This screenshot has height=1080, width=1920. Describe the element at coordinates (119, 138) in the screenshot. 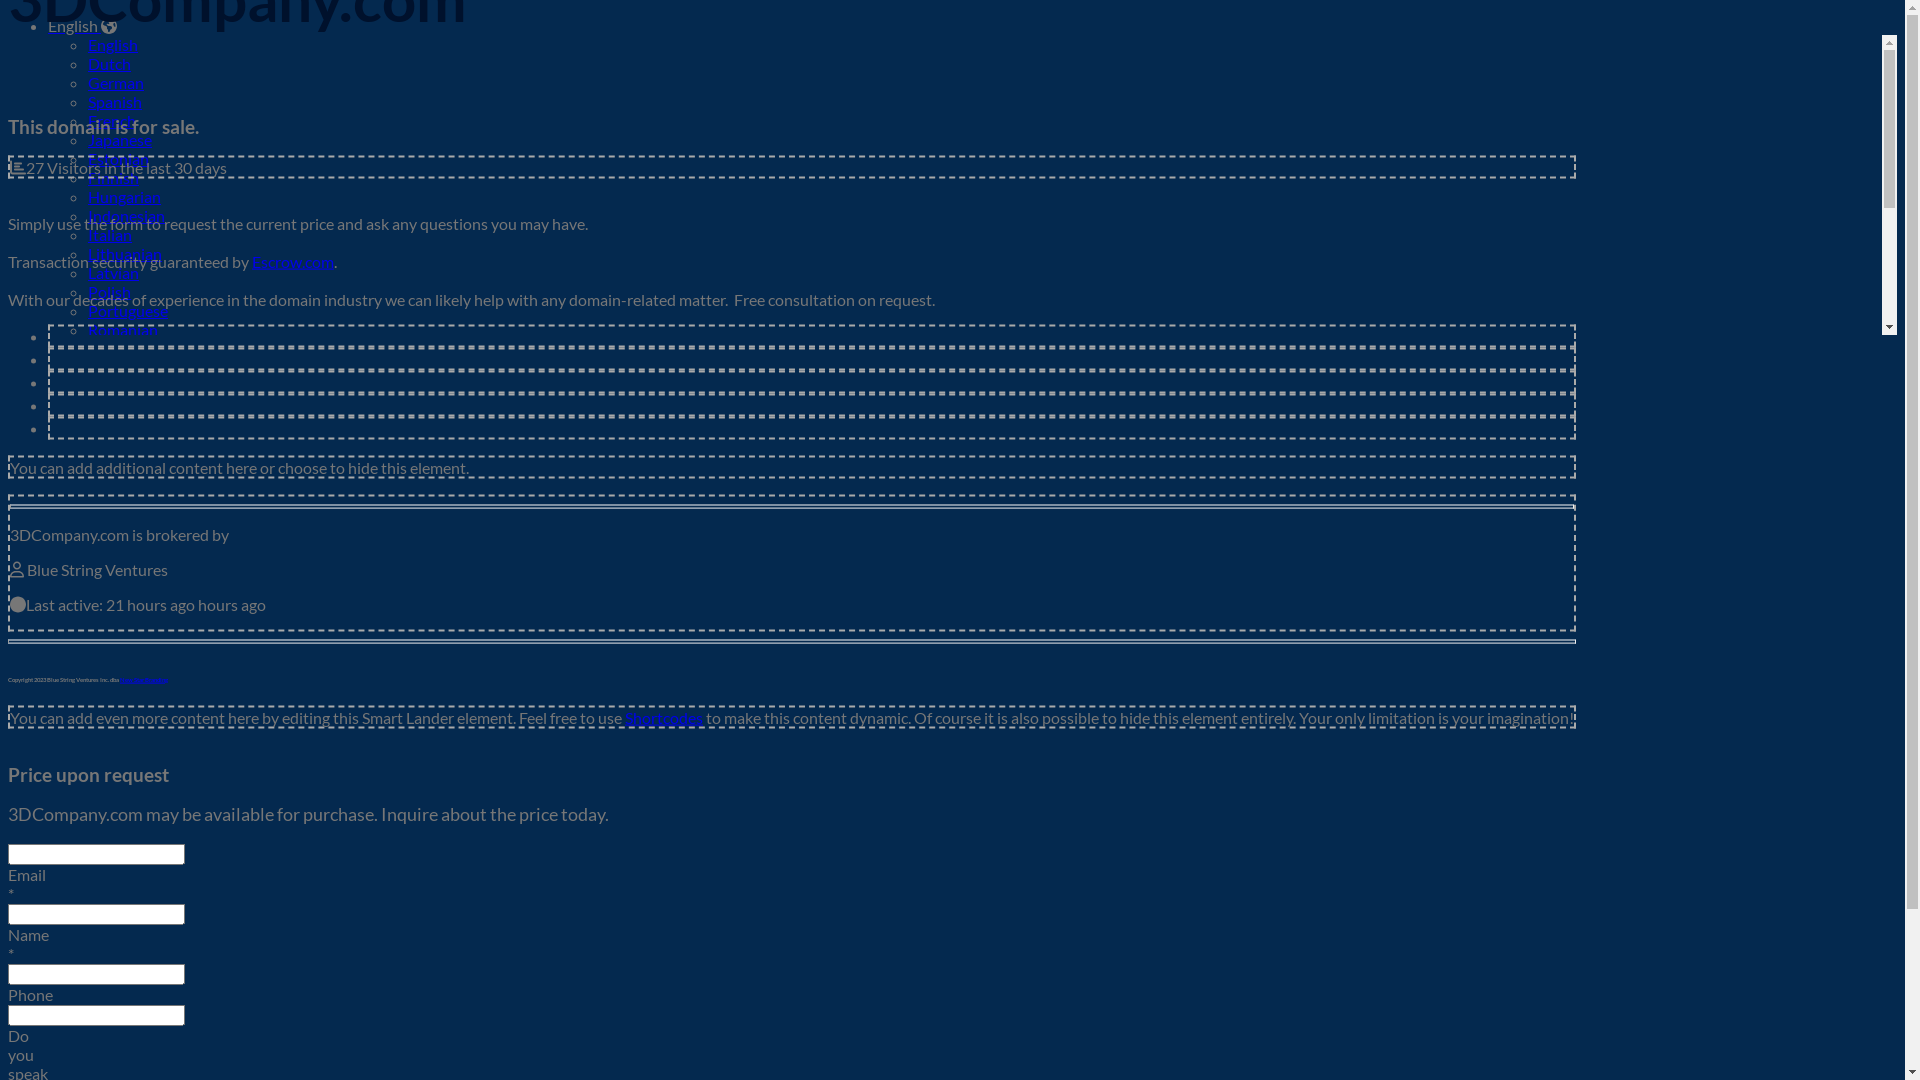

I see `'Japanese'` at that location.